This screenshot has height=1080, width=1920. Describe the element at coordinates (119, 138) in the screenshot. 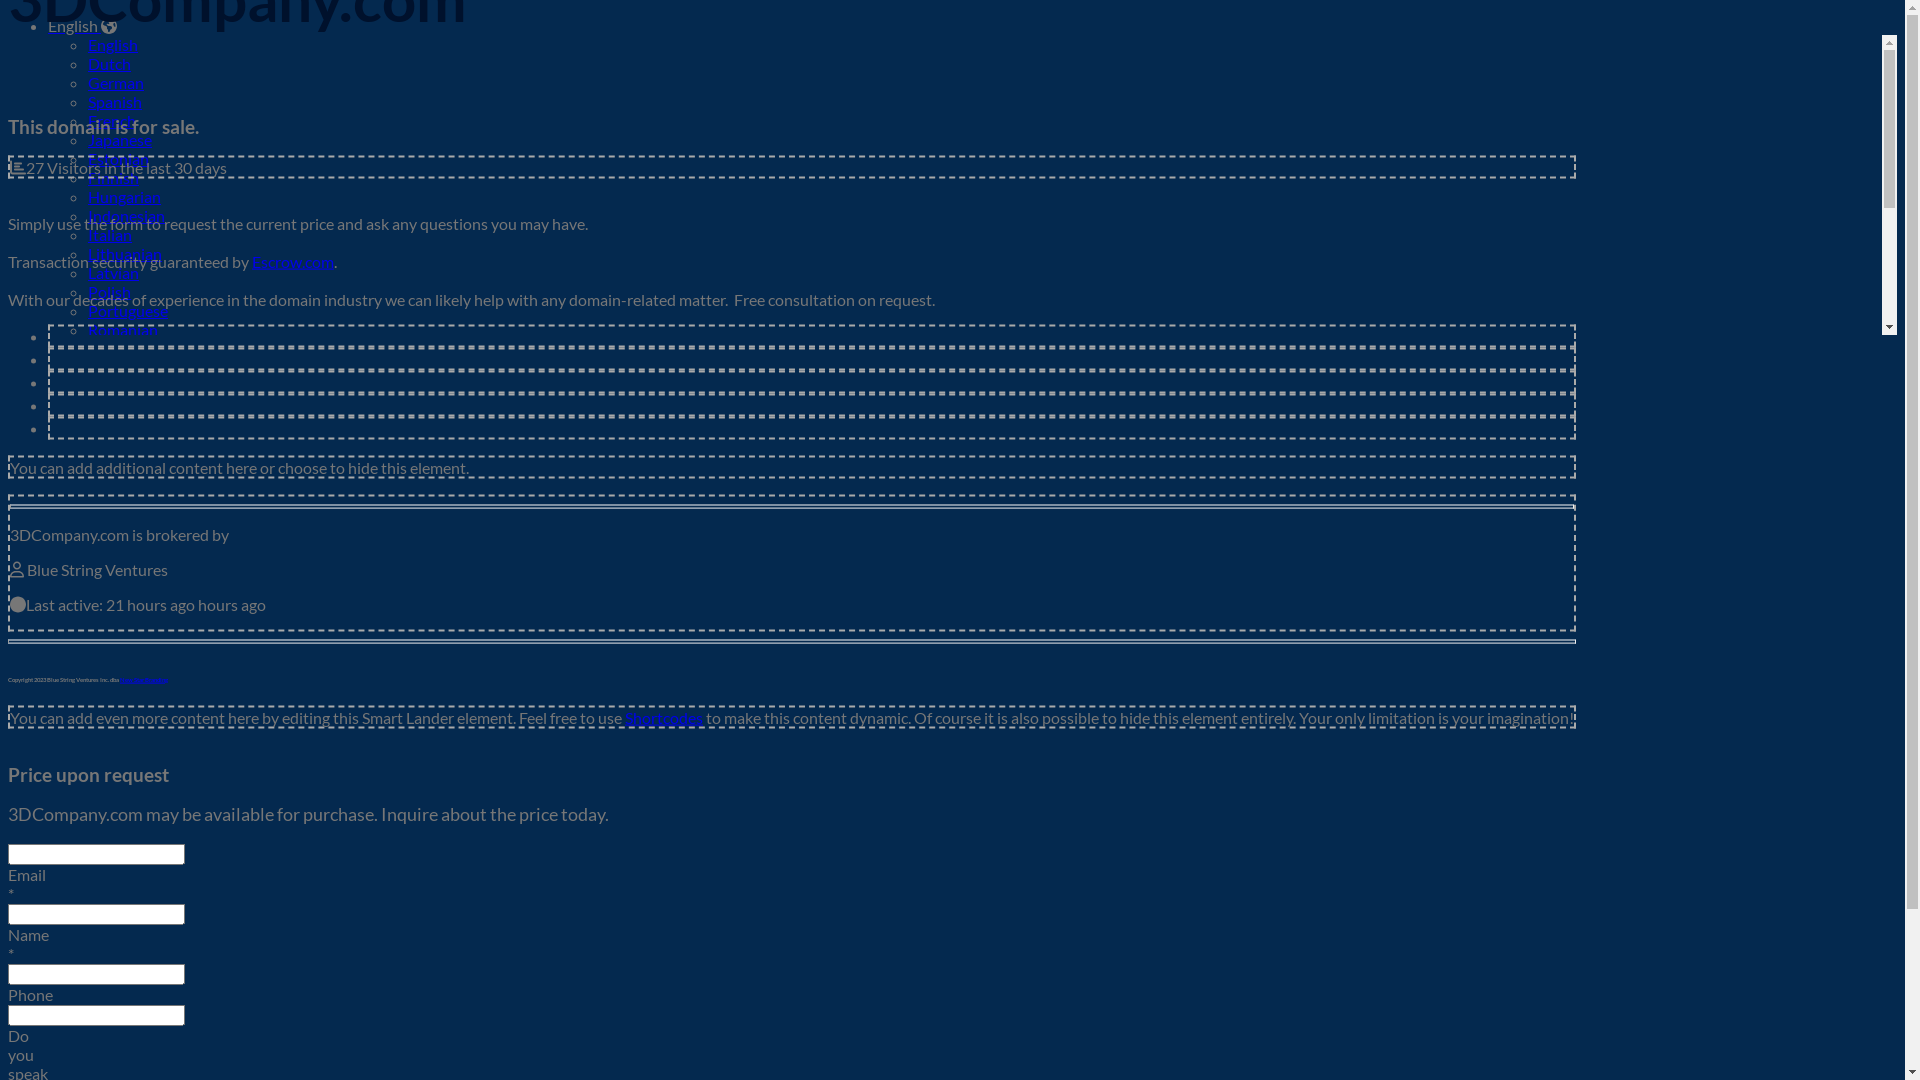

I see `'Japanese'` at that location.